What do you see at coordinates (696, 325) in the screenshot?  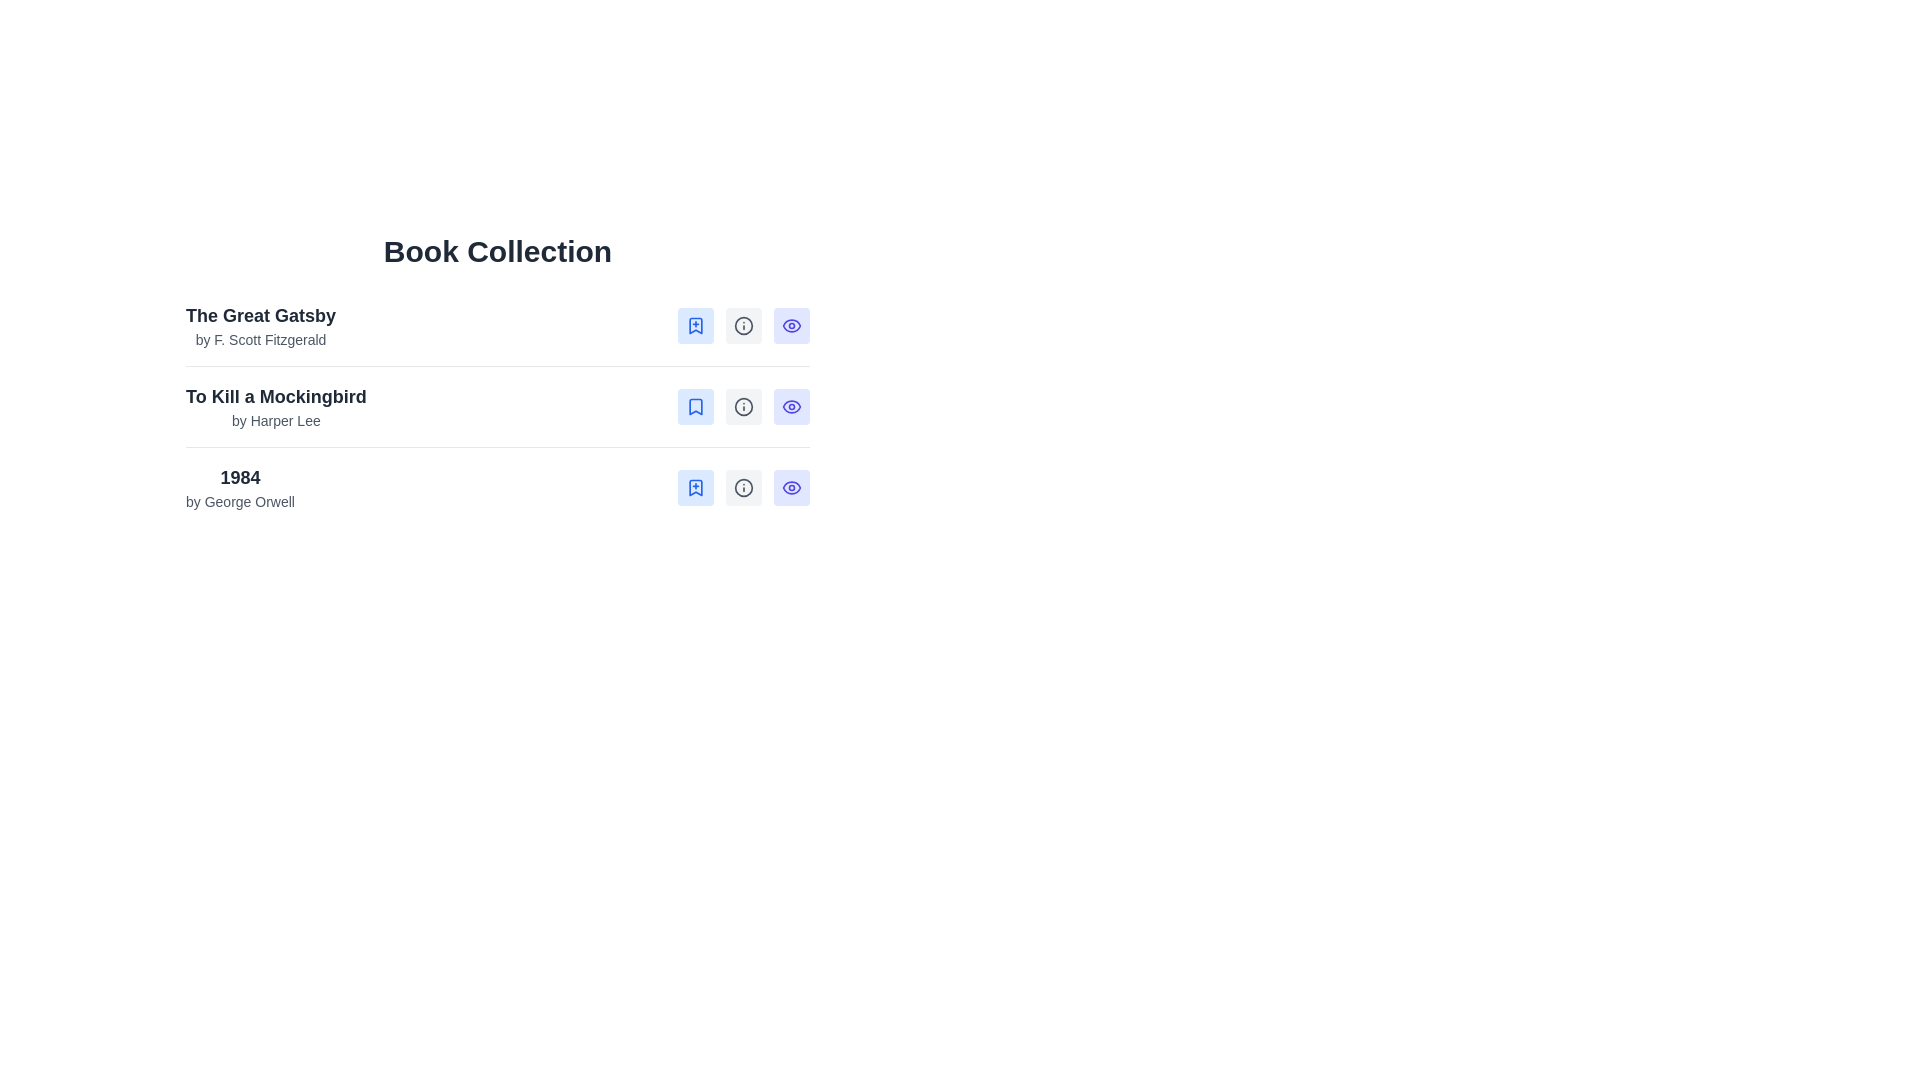 I see `the button located in the top row of the 'Book Collection' list to the right of 'The Great Gatsby' to bookmark the corresponding item` at bounding box center [696, 325].